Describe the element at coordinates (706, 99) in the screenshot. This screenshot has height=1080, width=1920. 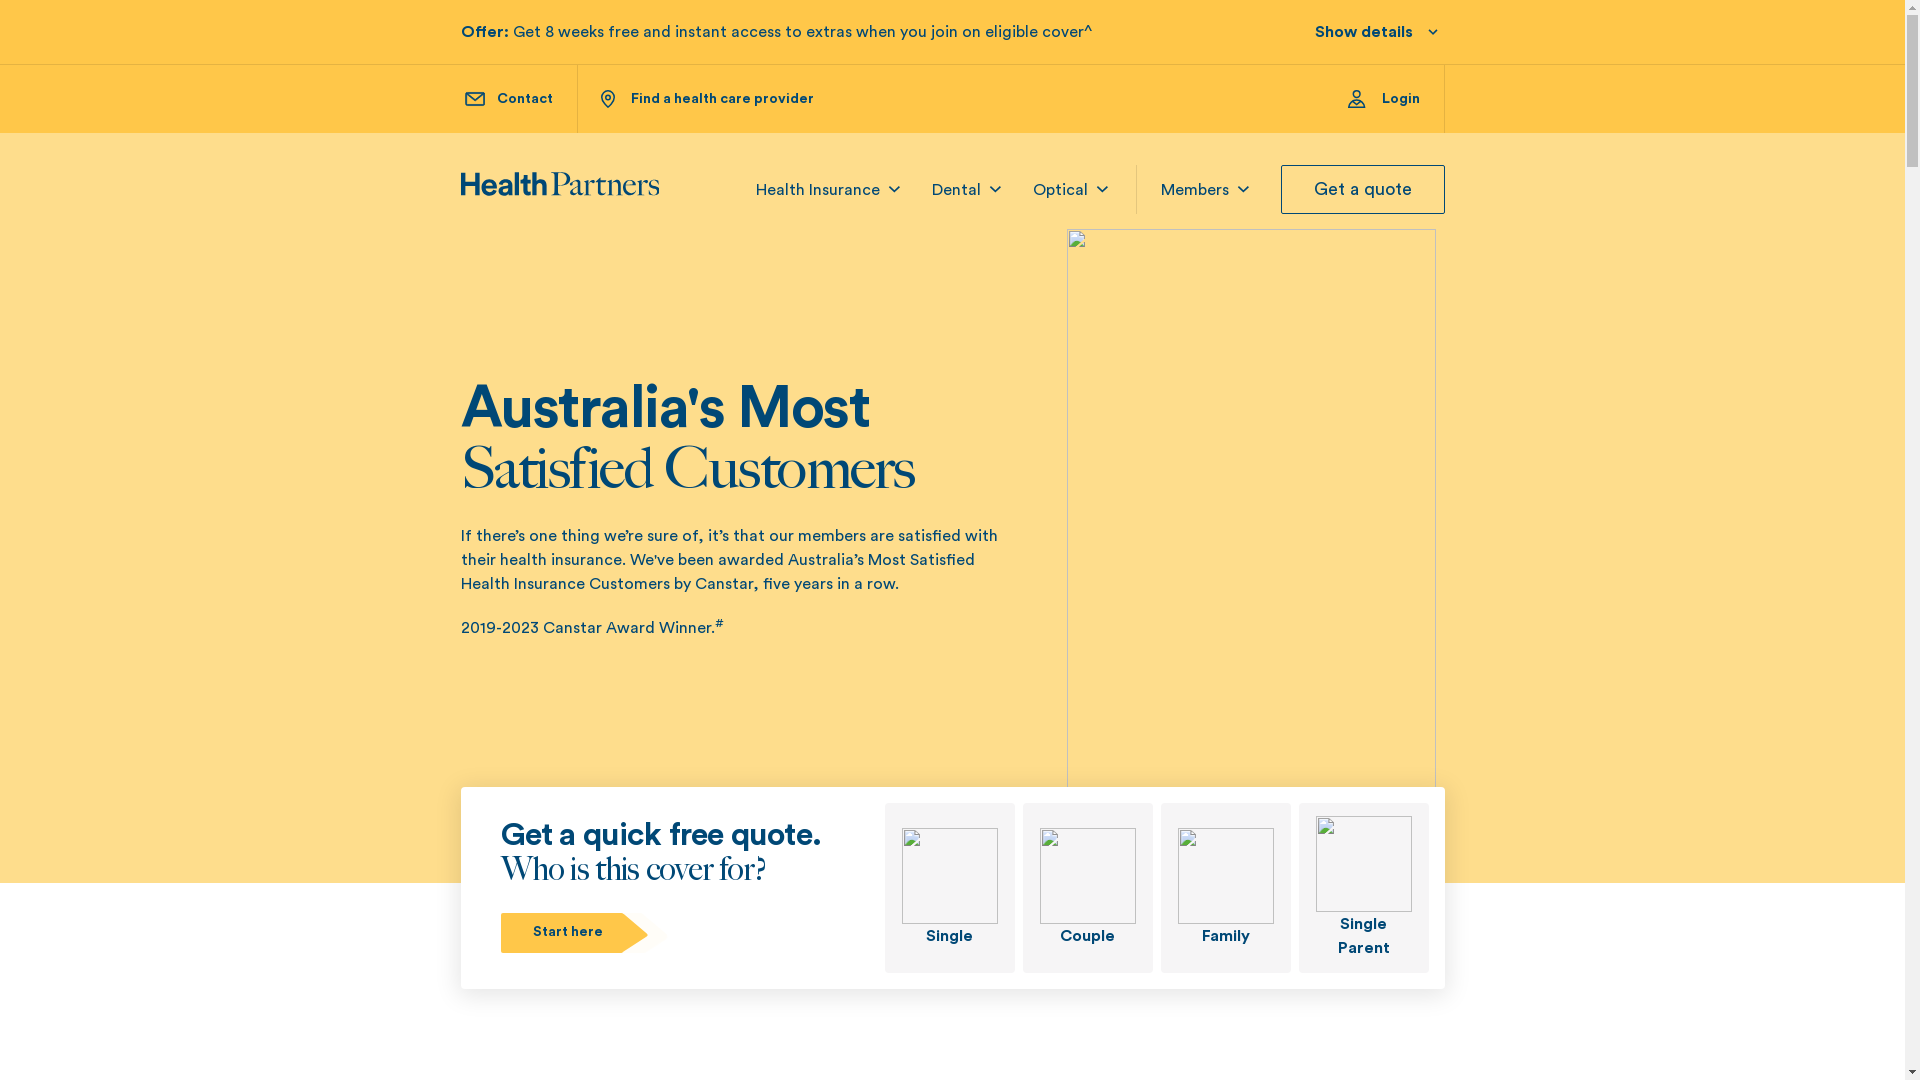
I see `'Find a health care provider'` at that location.